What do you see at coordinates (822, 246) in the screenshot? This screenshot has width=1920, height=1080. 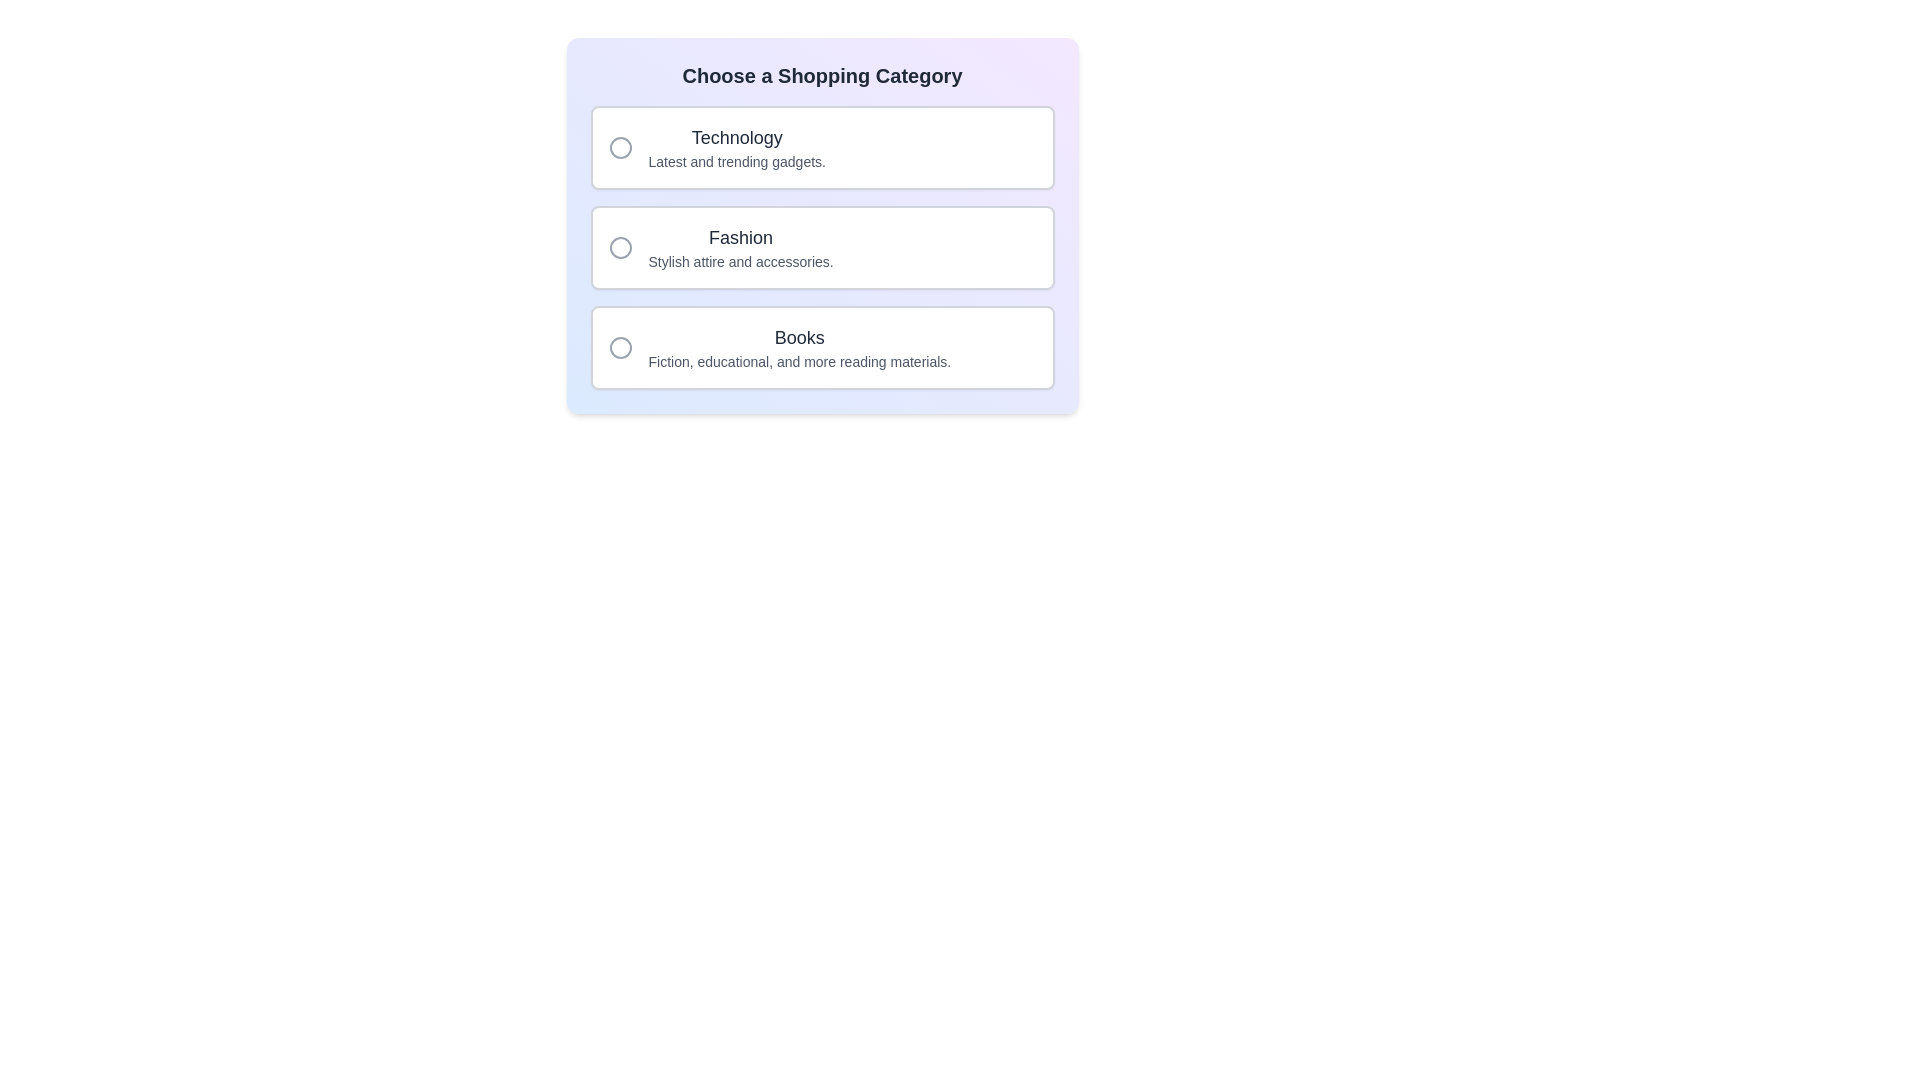 I see `the second selectable option card for 'Fashion' in the categorized options displayed beneath the header 'Choose a Shopping Category'` at bounding box center [822, 246].